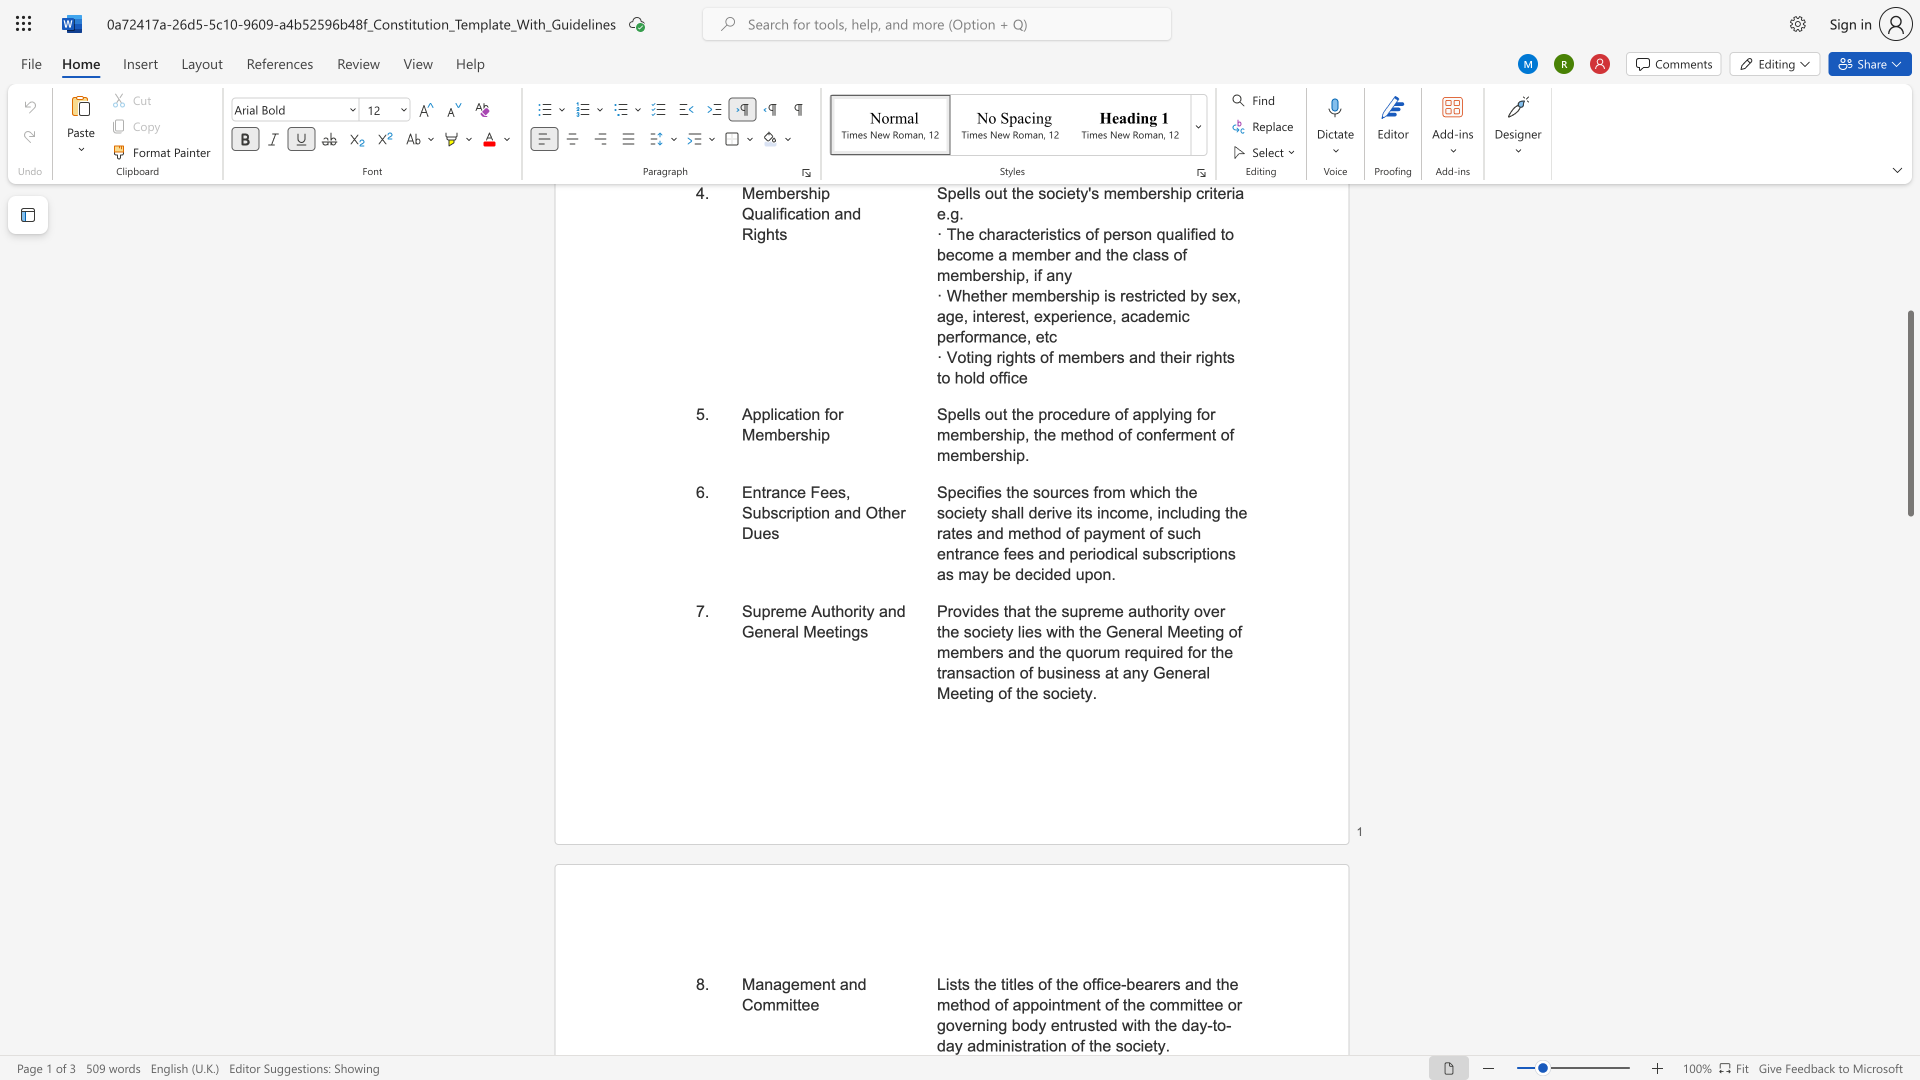 This screenshot has width=1920, height=1080. What do you see at coordinates (1005, 983) in the screenshot?
I see `the subset text "itles of the office-bearers and the method of appointment of the committee or governing body entrusted with the day-to-day adminis" within the text "Lists the titles of the office-bearers and the method of appointment of the committee or governing body entrusted with the day-to-day administration of the society."` at bounding box center [1005, 983].